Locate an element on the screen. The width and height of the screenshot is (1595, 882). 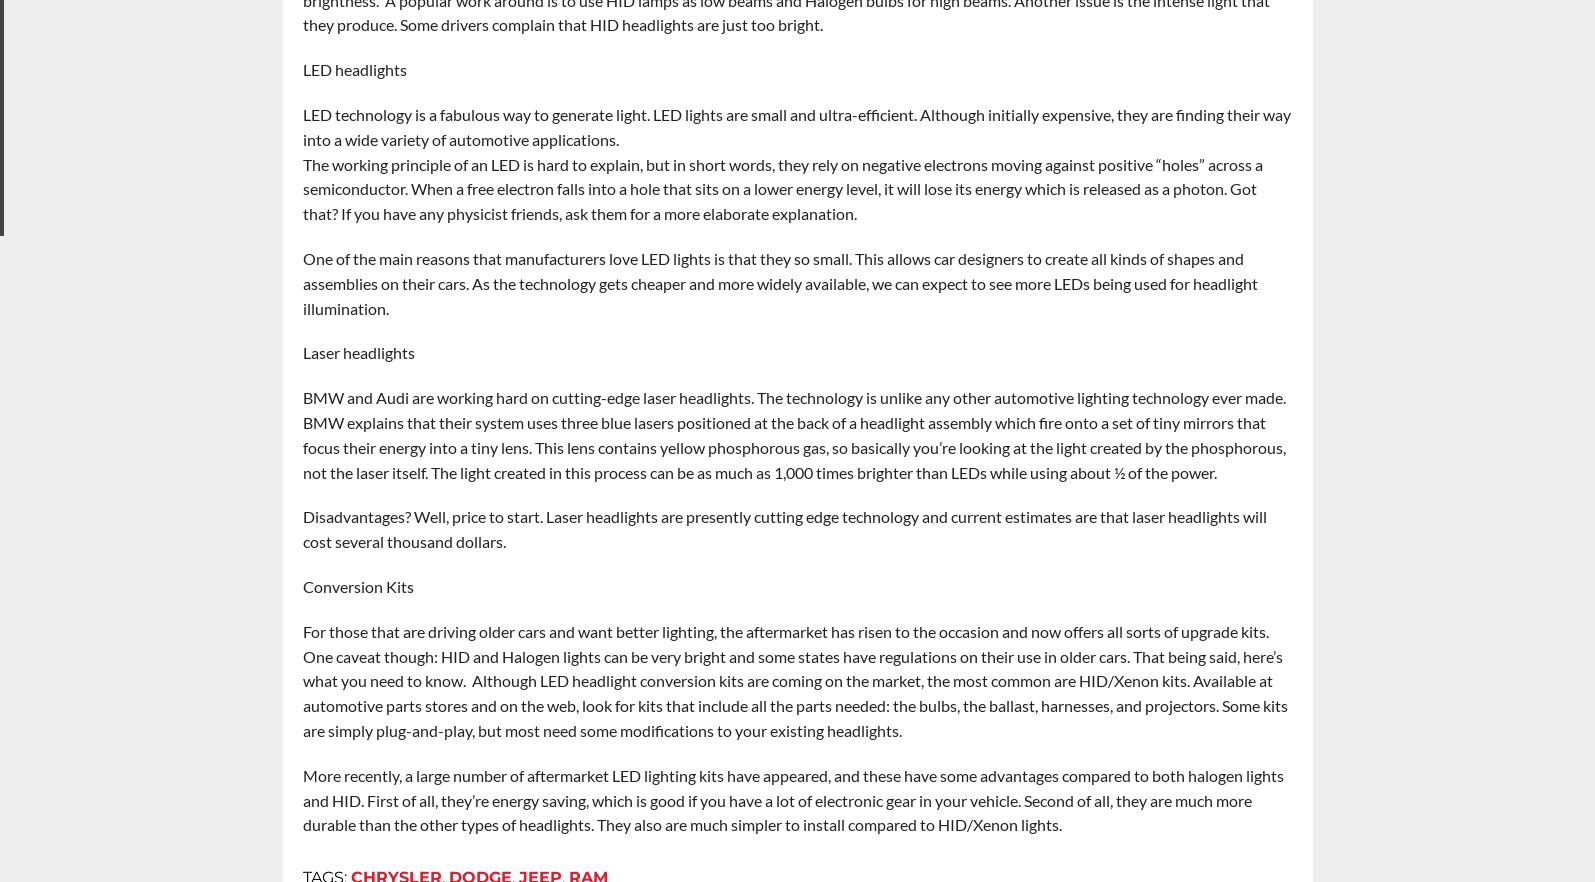
'Conversion Kits' is located at coordinates (301, 586).